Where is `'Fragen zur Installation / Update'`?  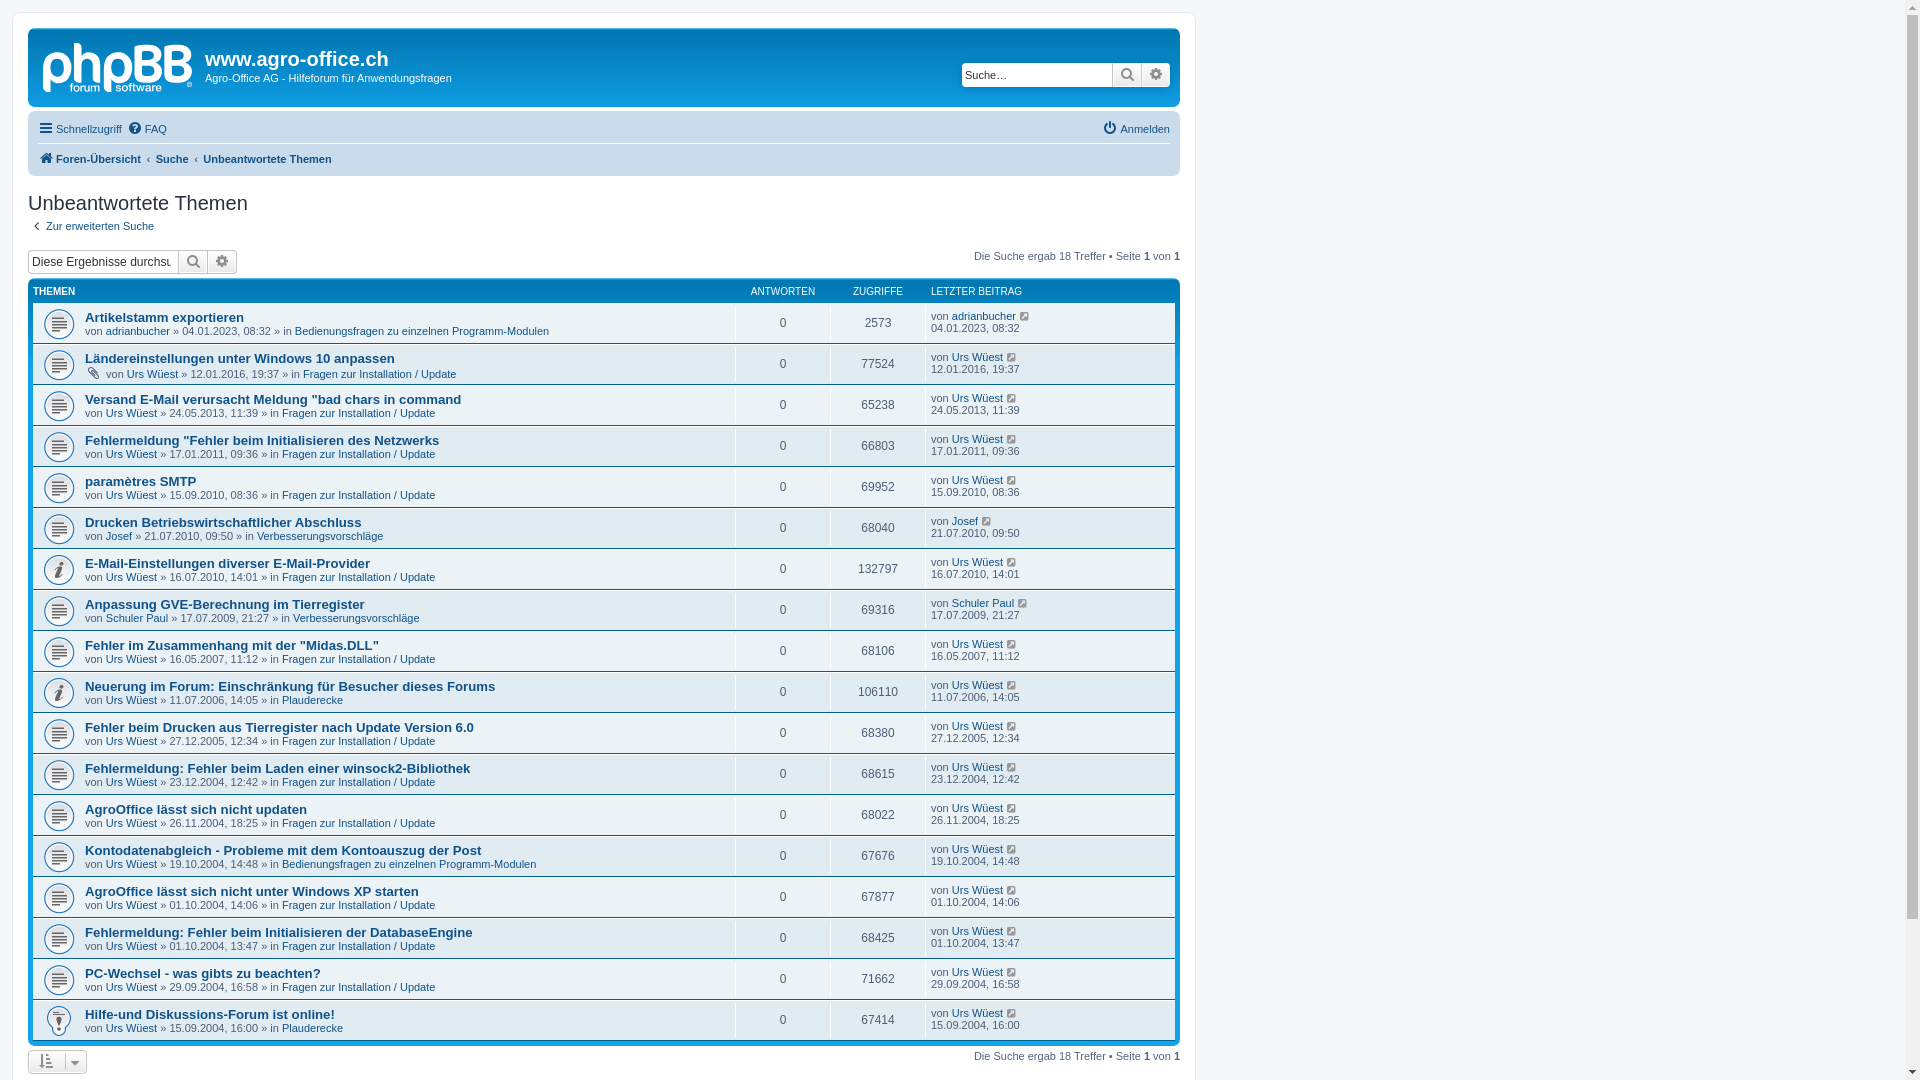
'Fragen zur Installation / Update' is located at coordinates (358, 454).